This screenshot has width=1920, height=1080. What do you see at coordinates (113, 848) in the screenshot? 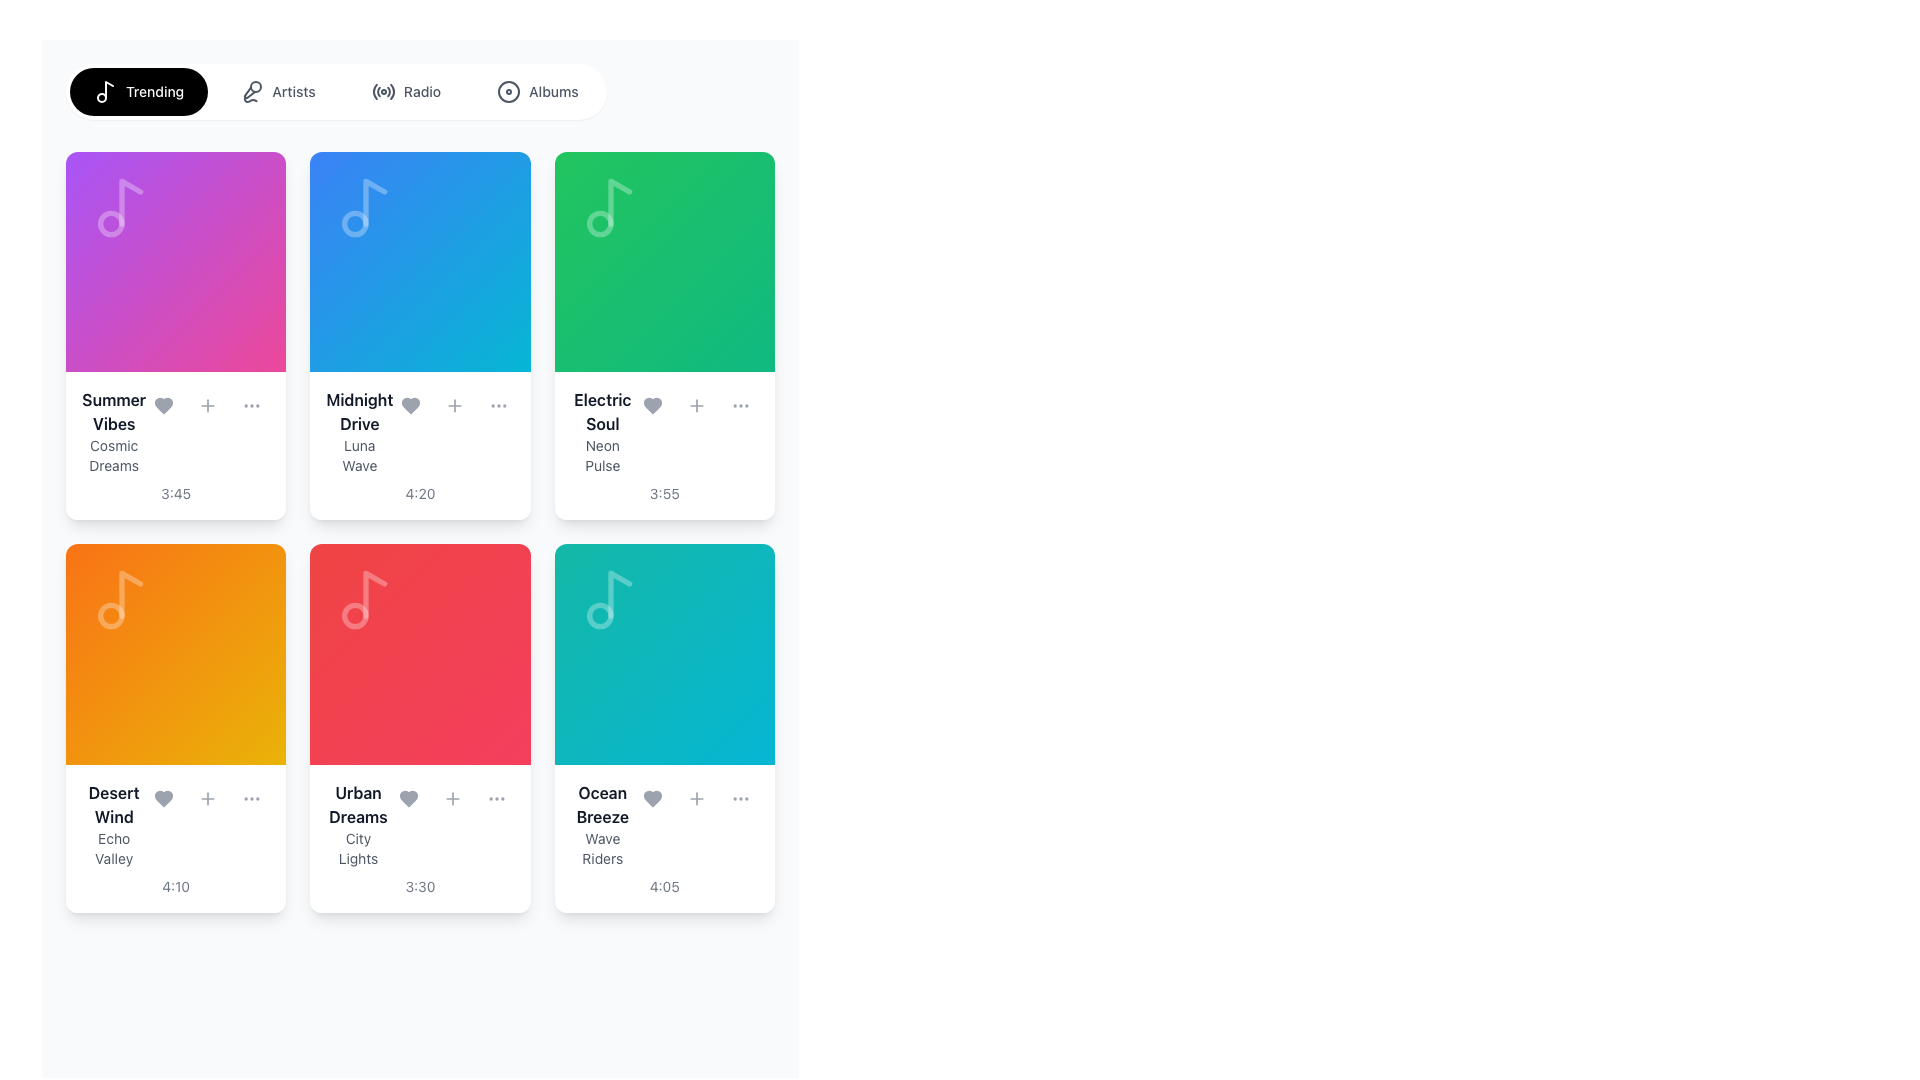
I see `the static text label that displays additional descriptive information about the media item, located beneath the title 'Desert Wind' and above the duration label '4:10' in the lower-left card of a 2x4 grid layout` at bounding box center [113, 848].